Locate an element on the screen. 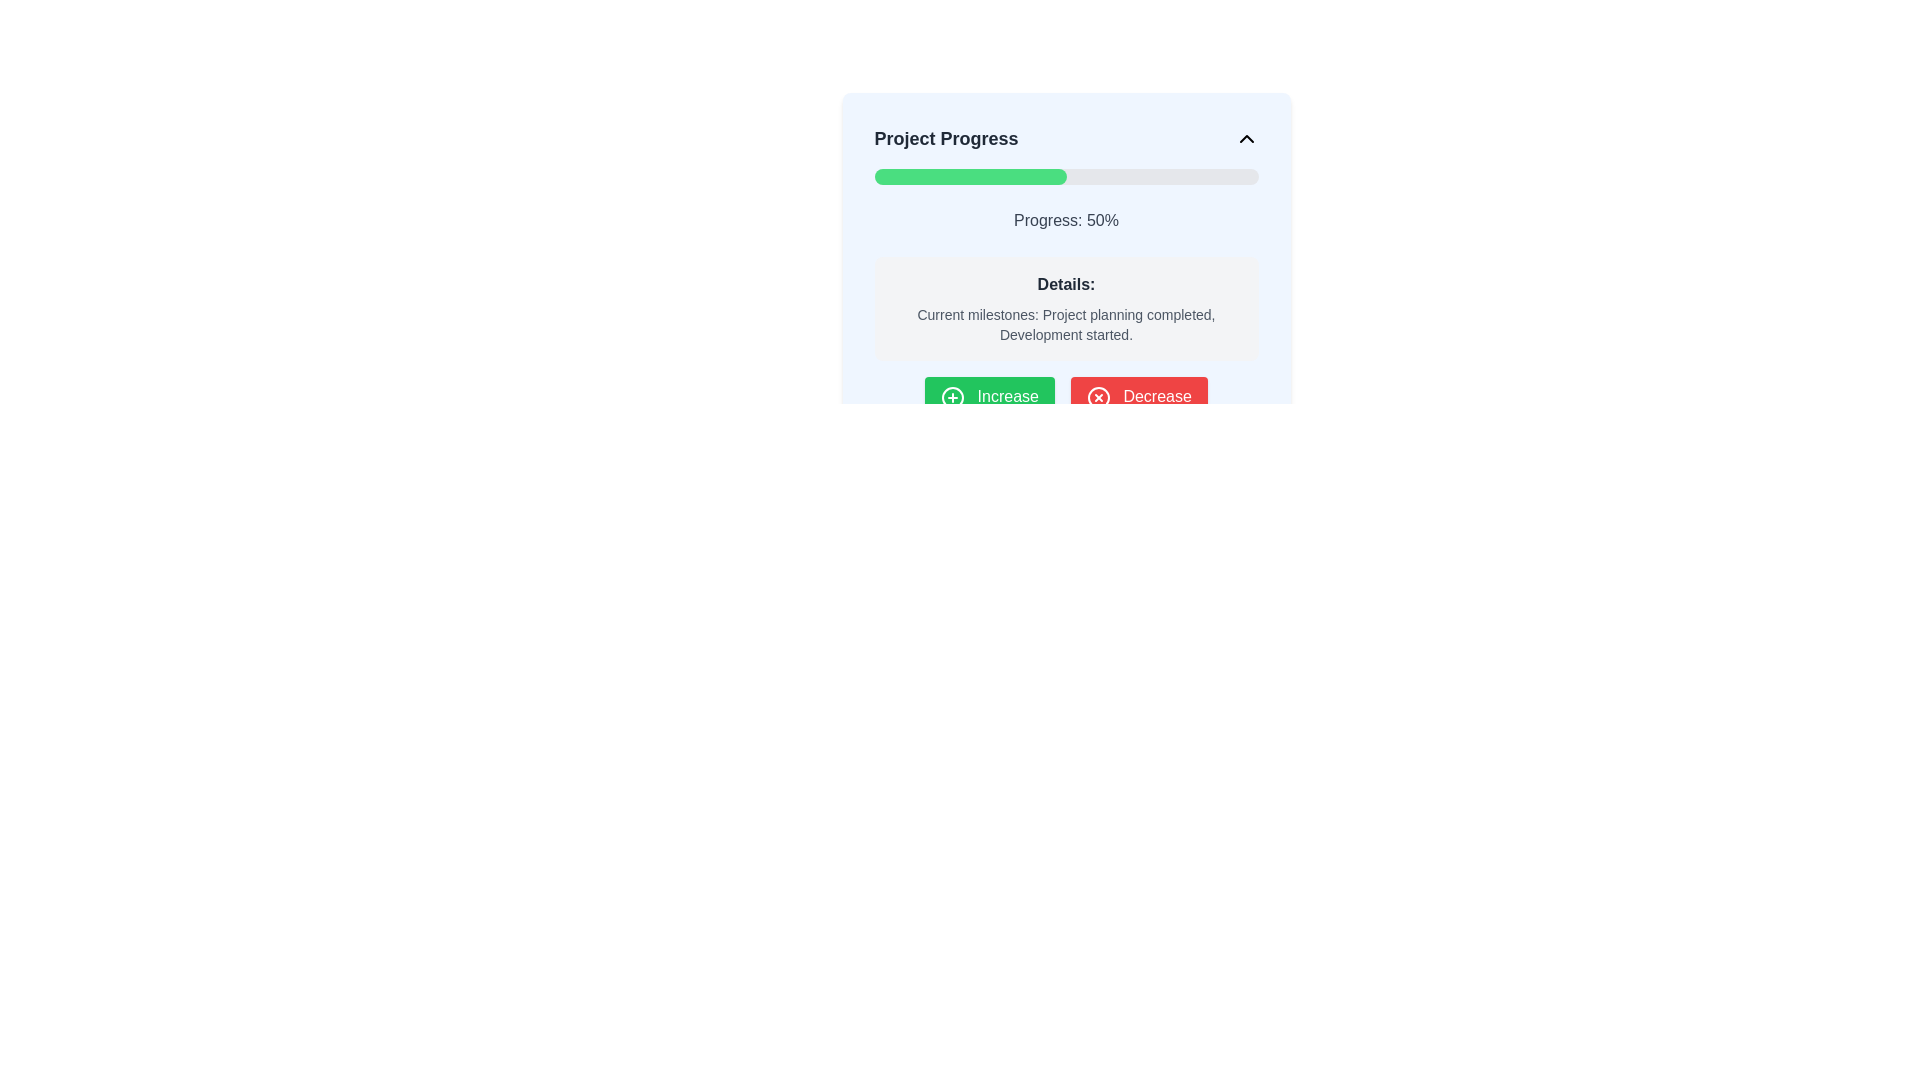 Image resolution: width=1920 pixels, height=1080 pixels. the chevron icon located at the top-right corner of the 'Project Progress' section is located at coordinates (1245, 137).